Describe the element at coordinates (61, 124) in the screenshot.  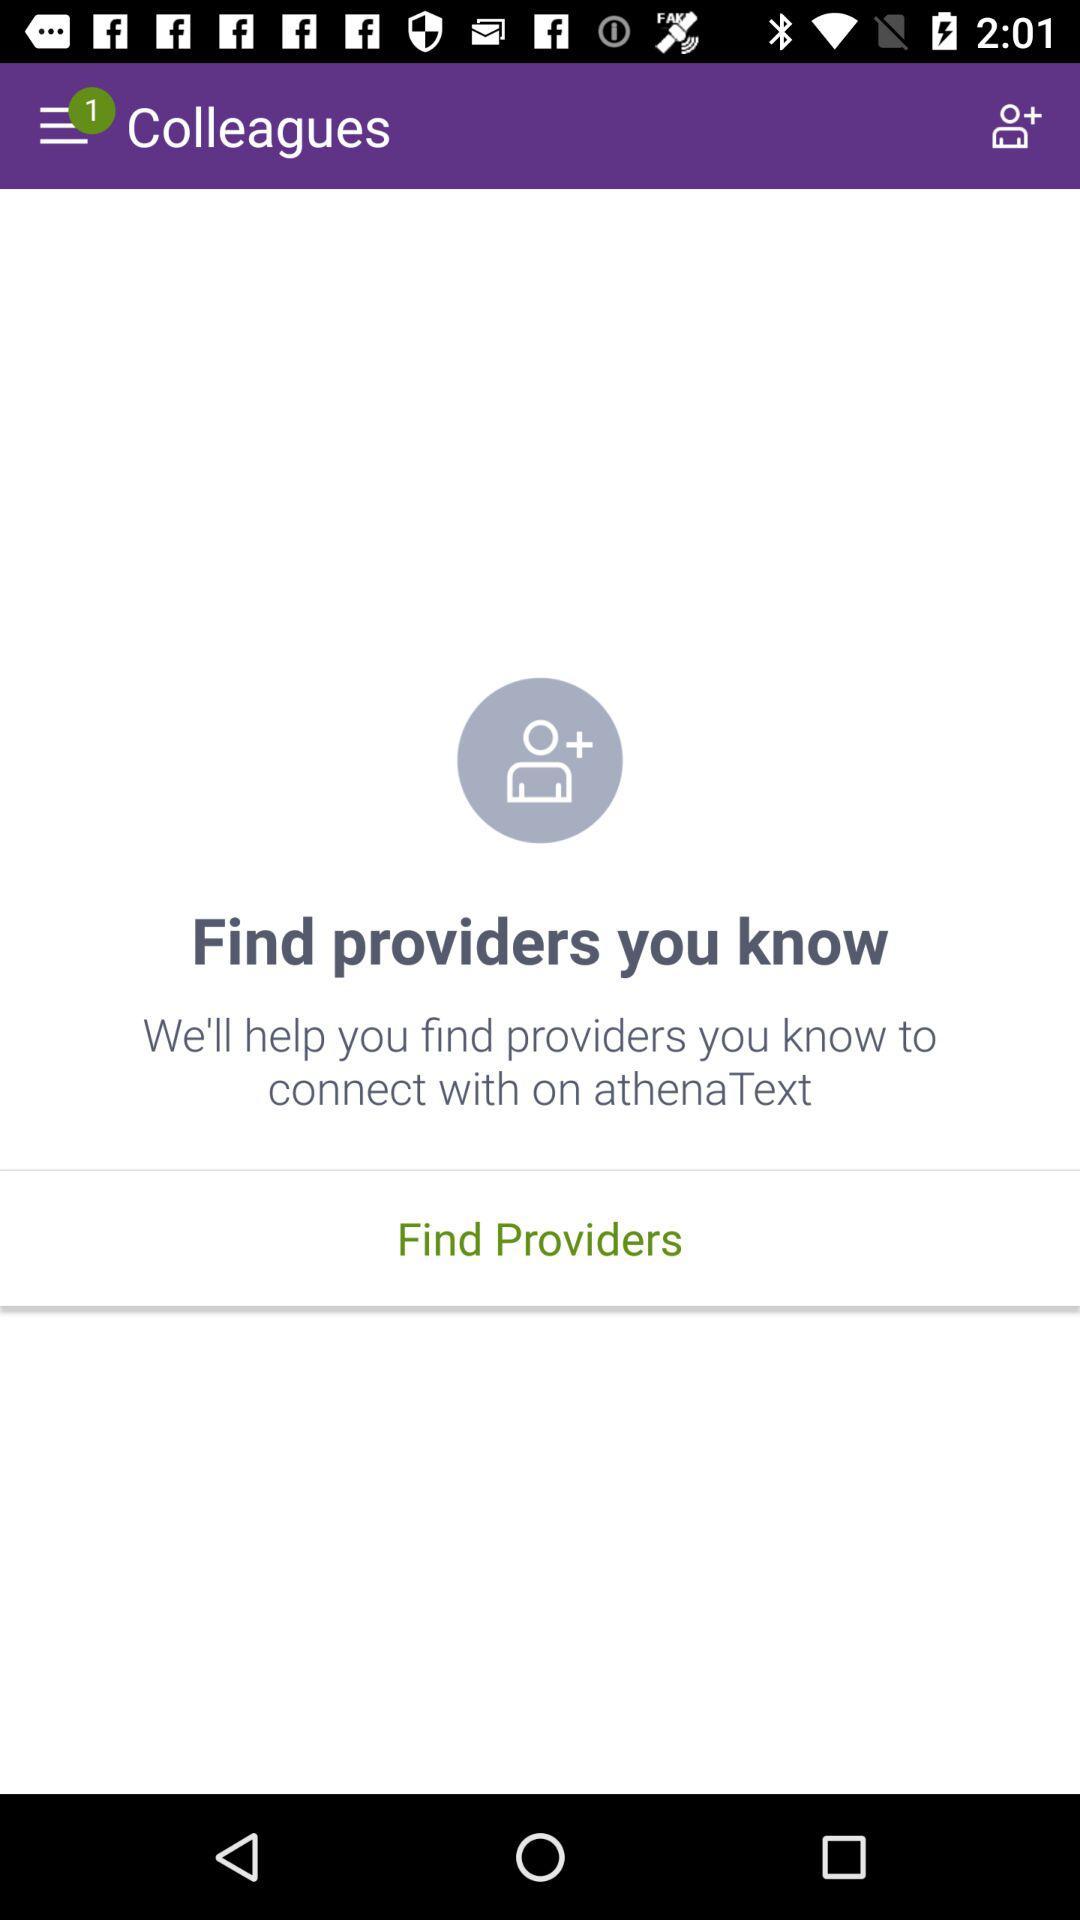
I see `open menu` at that location.